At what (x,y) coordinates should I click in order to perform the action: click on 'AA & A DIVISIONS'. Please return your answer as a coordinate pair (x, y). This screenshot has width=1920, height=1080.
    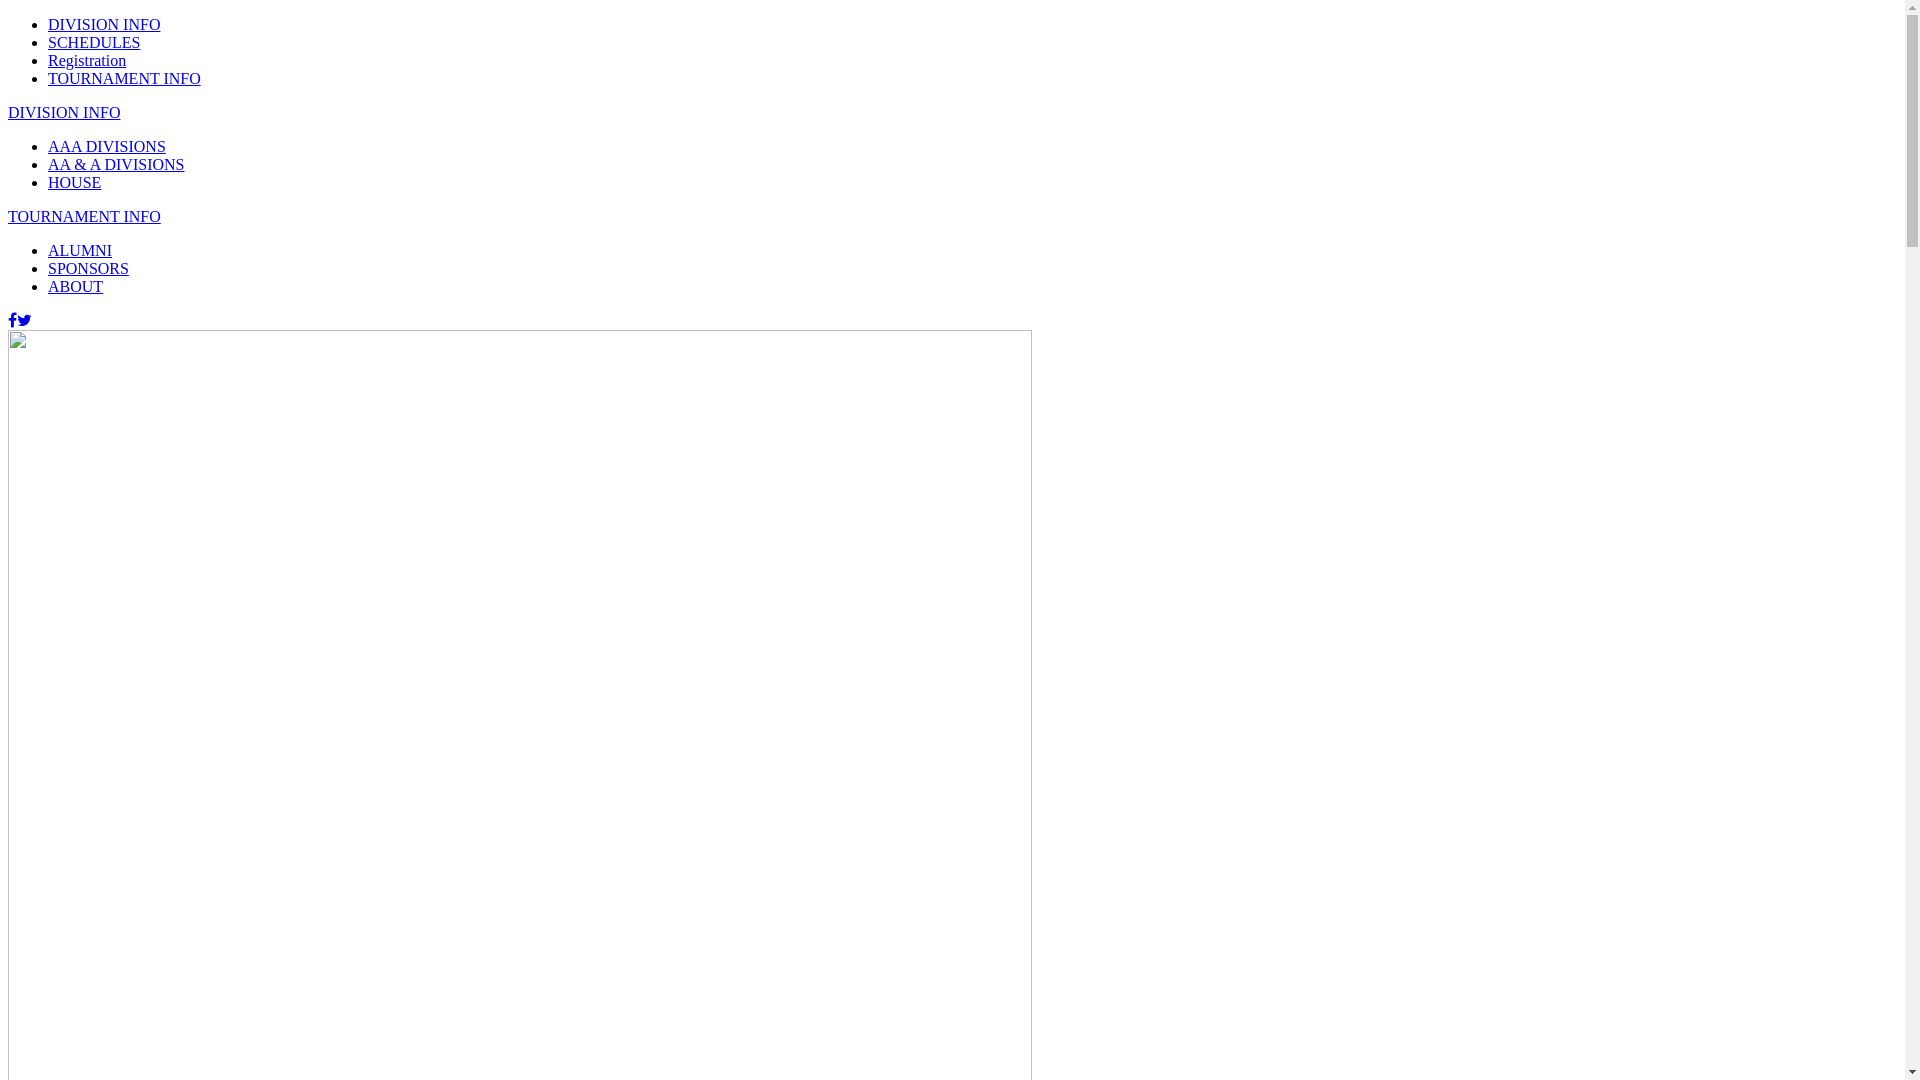
    Looking at the image, I should click on (114, 163).